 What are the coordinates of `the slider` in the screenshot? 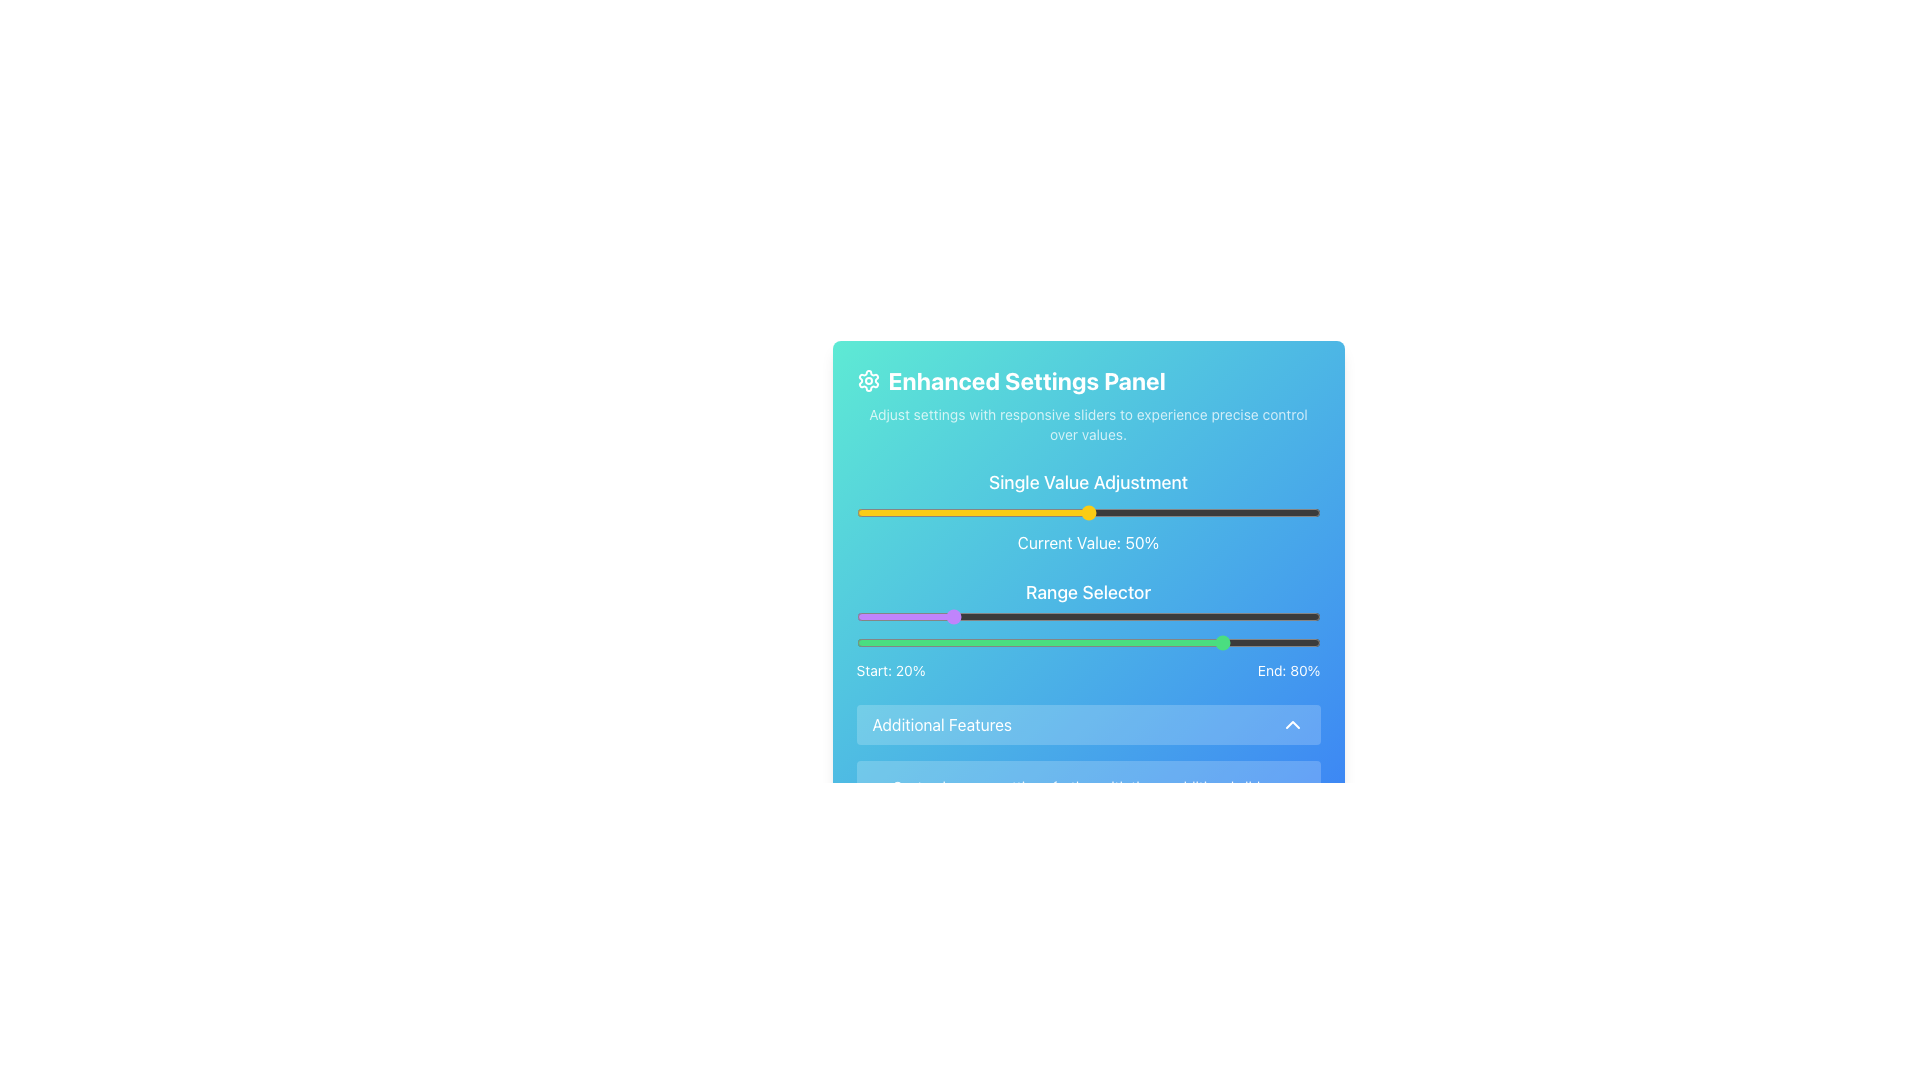 It's located at (1167, 643).